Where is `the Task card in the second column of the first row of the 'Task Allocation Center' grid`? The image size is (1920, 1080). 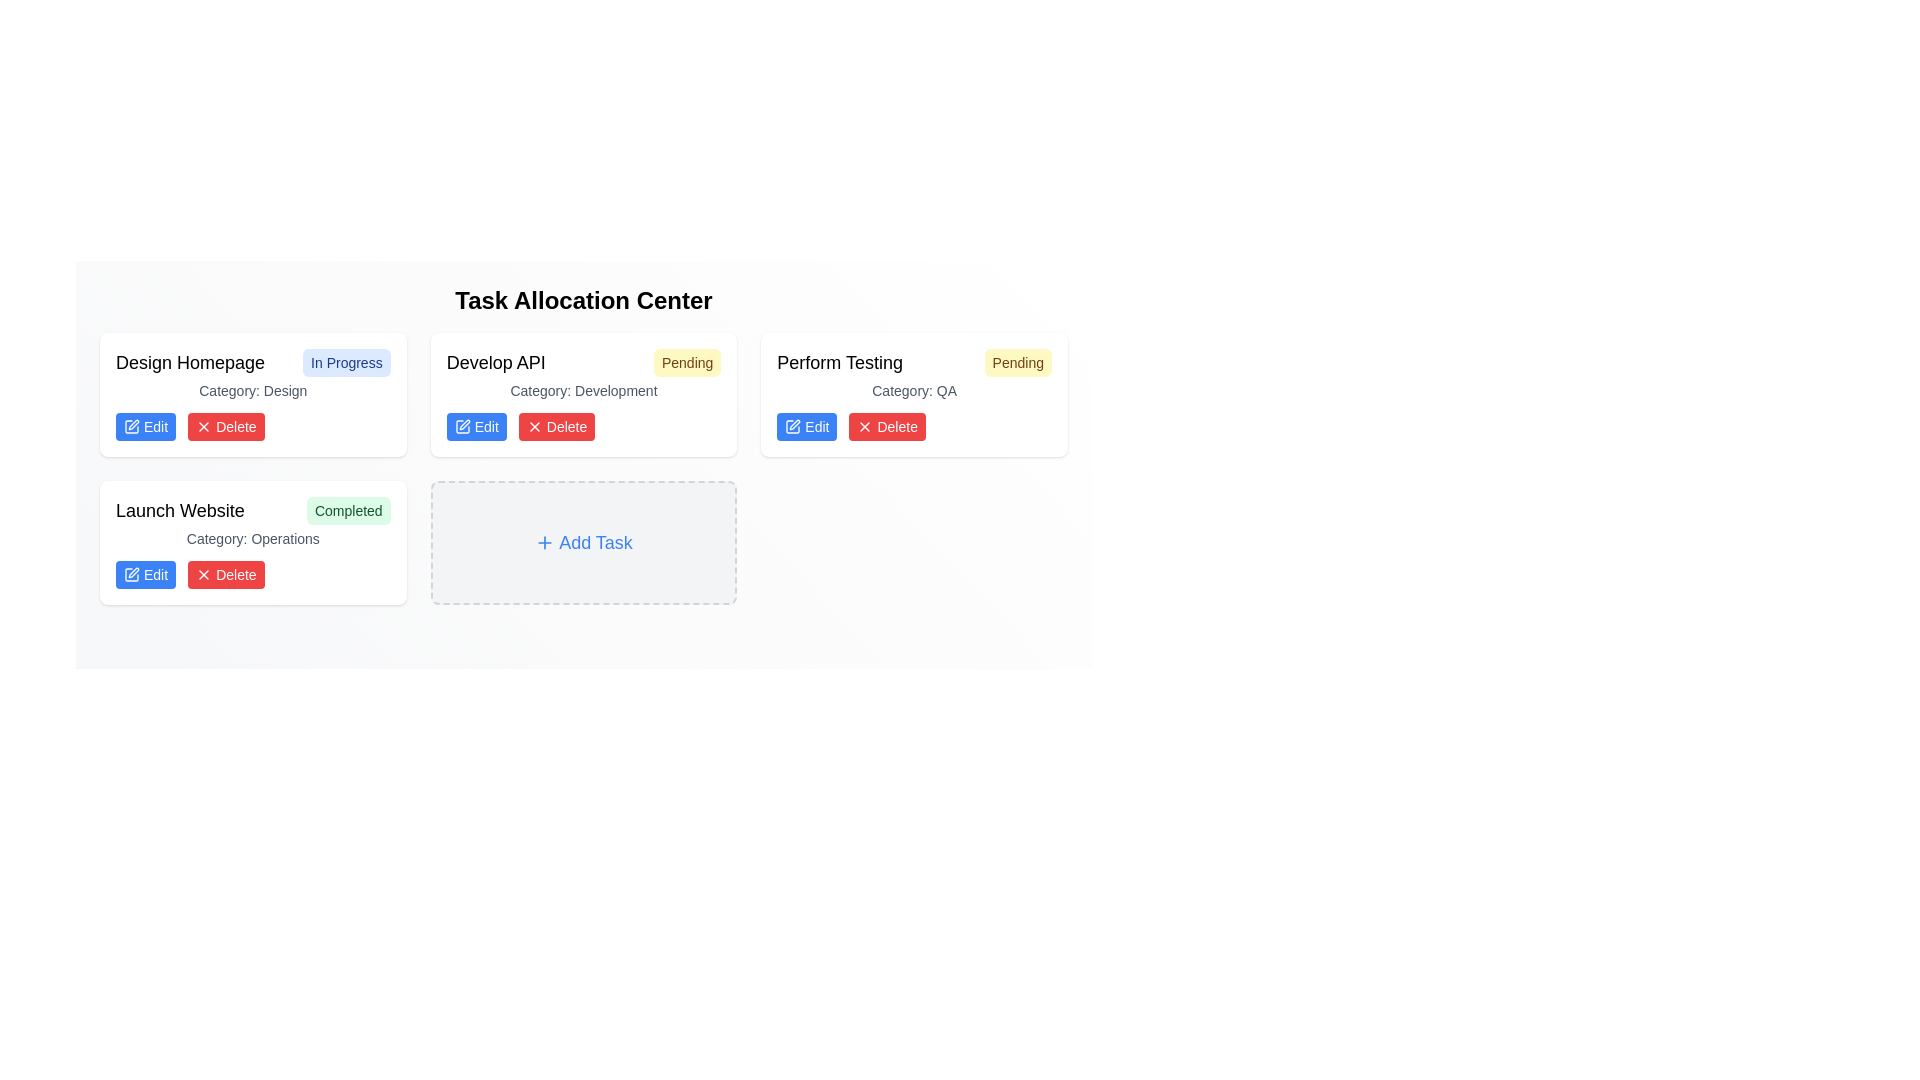
the Task card in the second column of the first row of the 'Task Allocation Center' grid is located at coordinates (583, 394).